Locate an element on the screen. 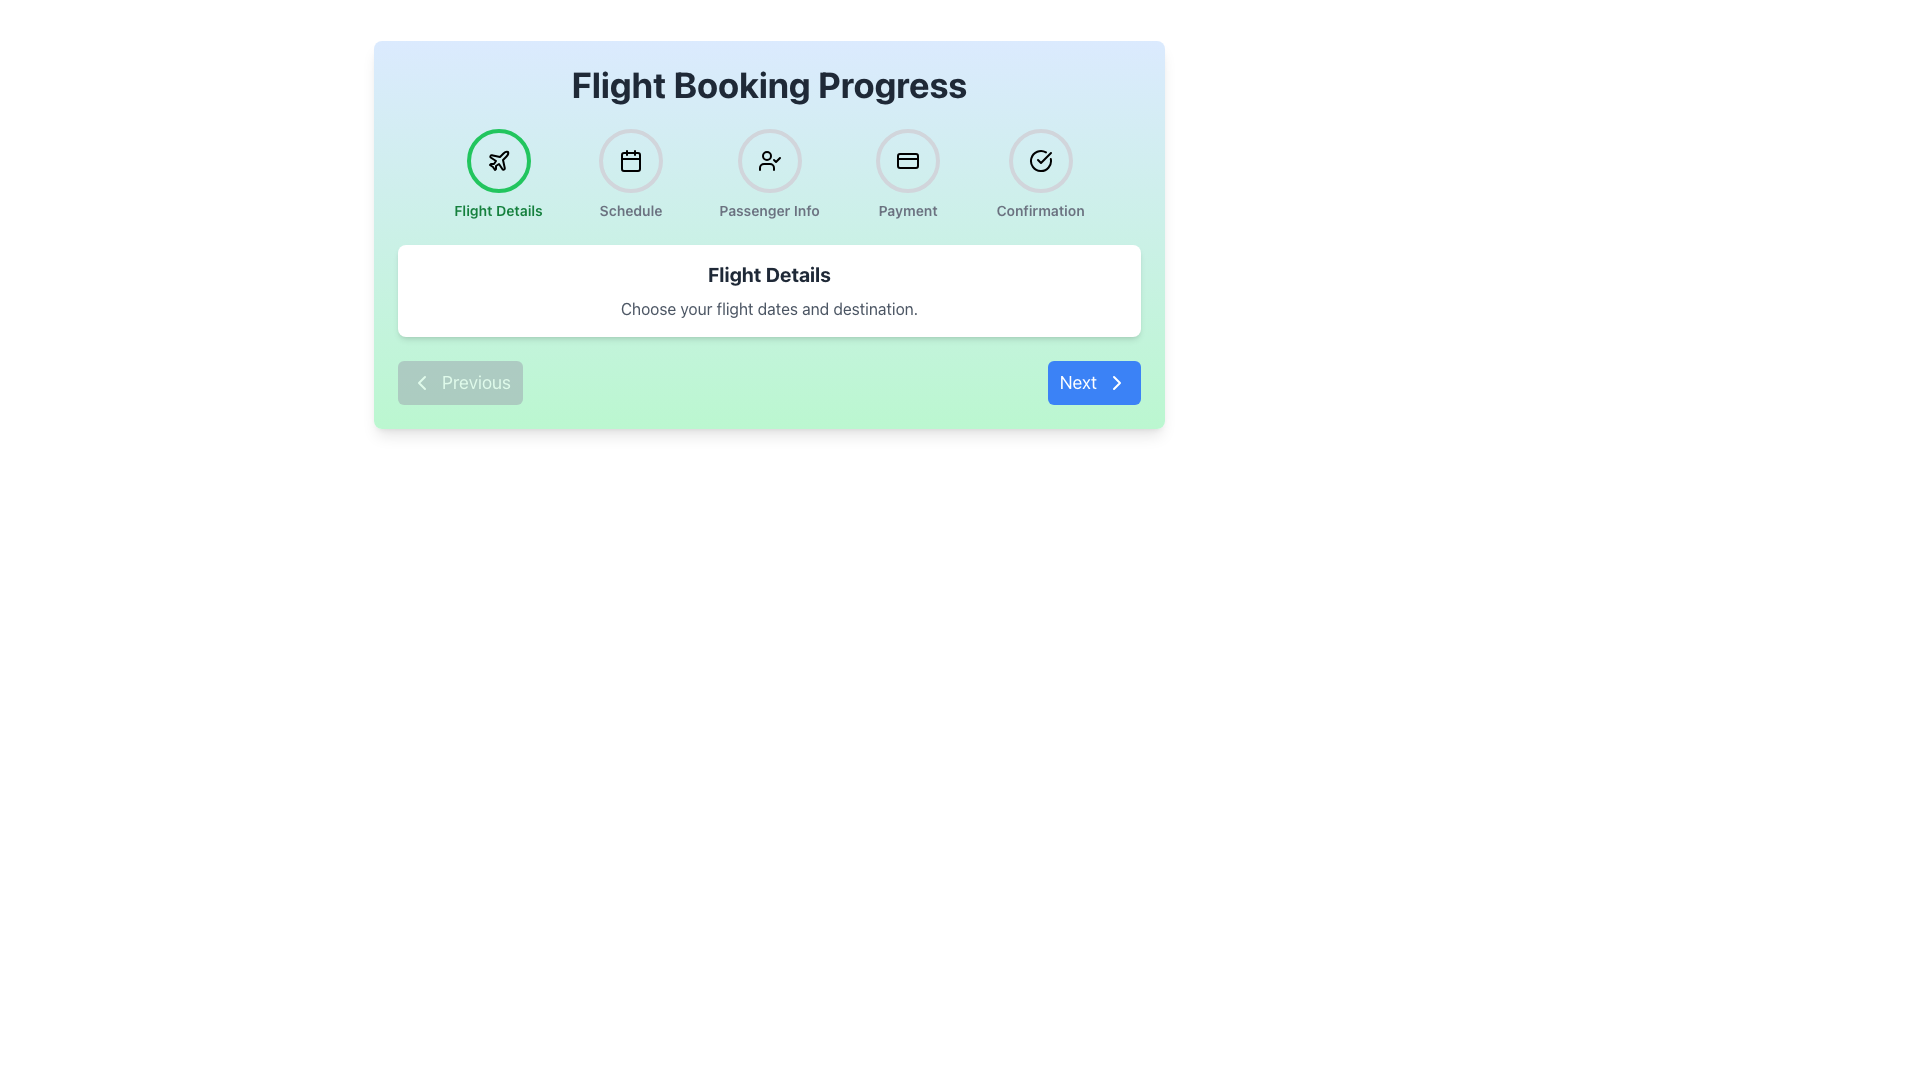 This screenshot has height=1080, width=1920. the 'Passenger Info' step in the flight booking progress bar is located at coordinates (768, 173).